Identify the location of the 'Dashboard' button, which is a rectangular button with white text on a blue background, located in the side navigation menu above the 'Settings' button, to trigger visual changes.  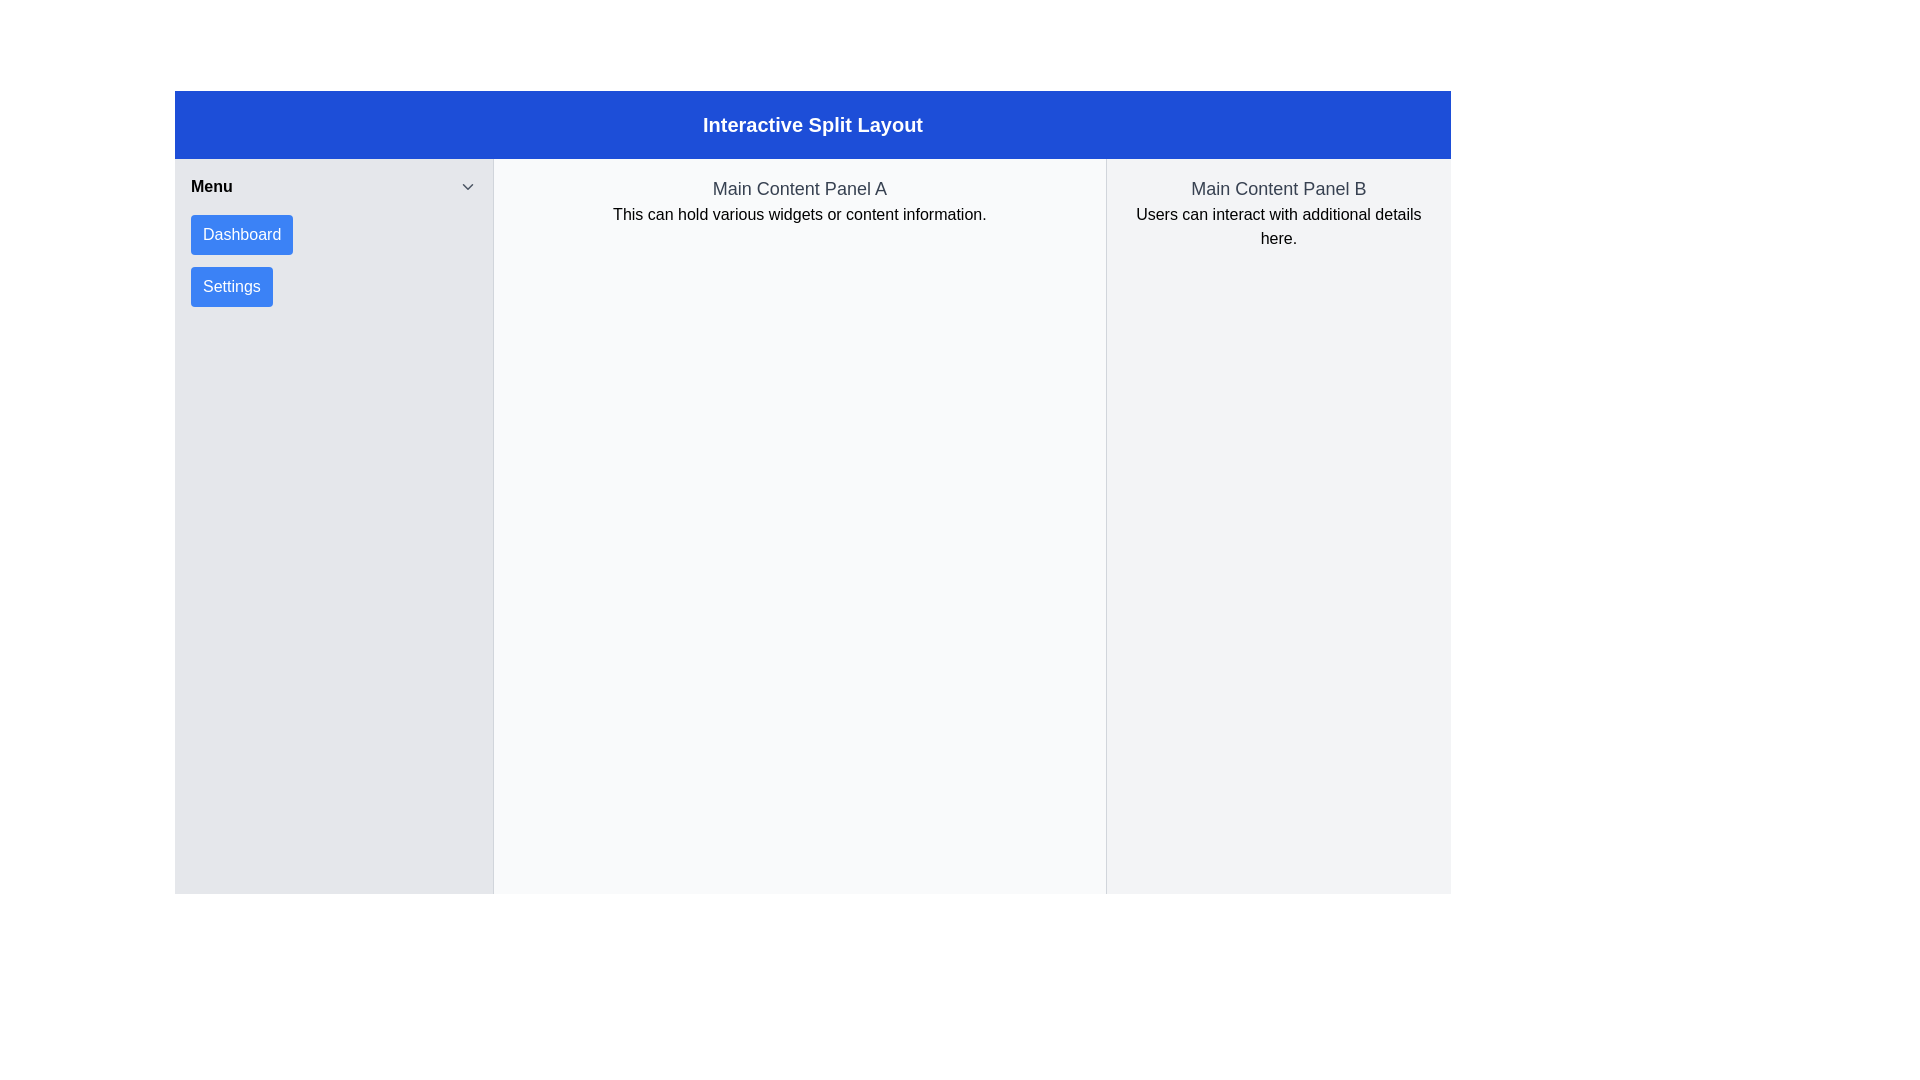
(241, 234).